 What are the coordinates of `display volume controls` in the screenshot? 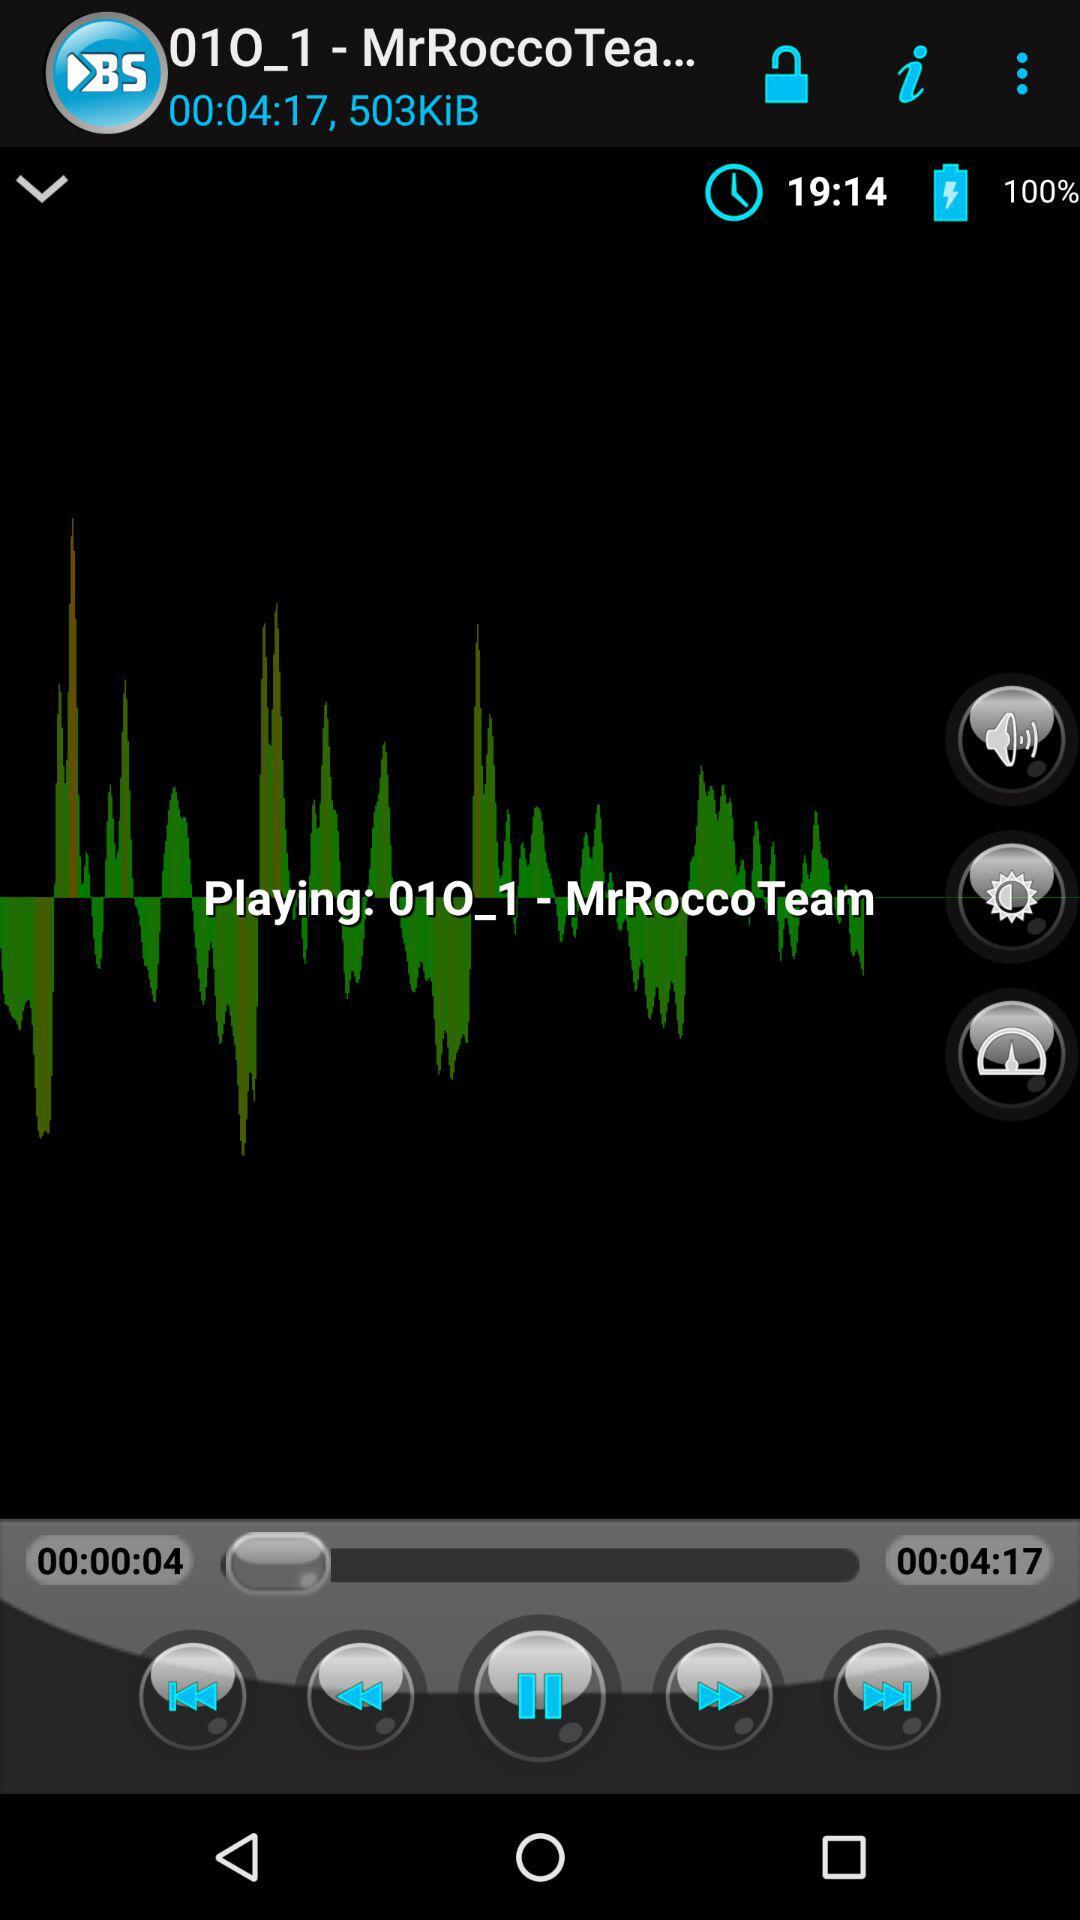 It's located at (1011, 738).